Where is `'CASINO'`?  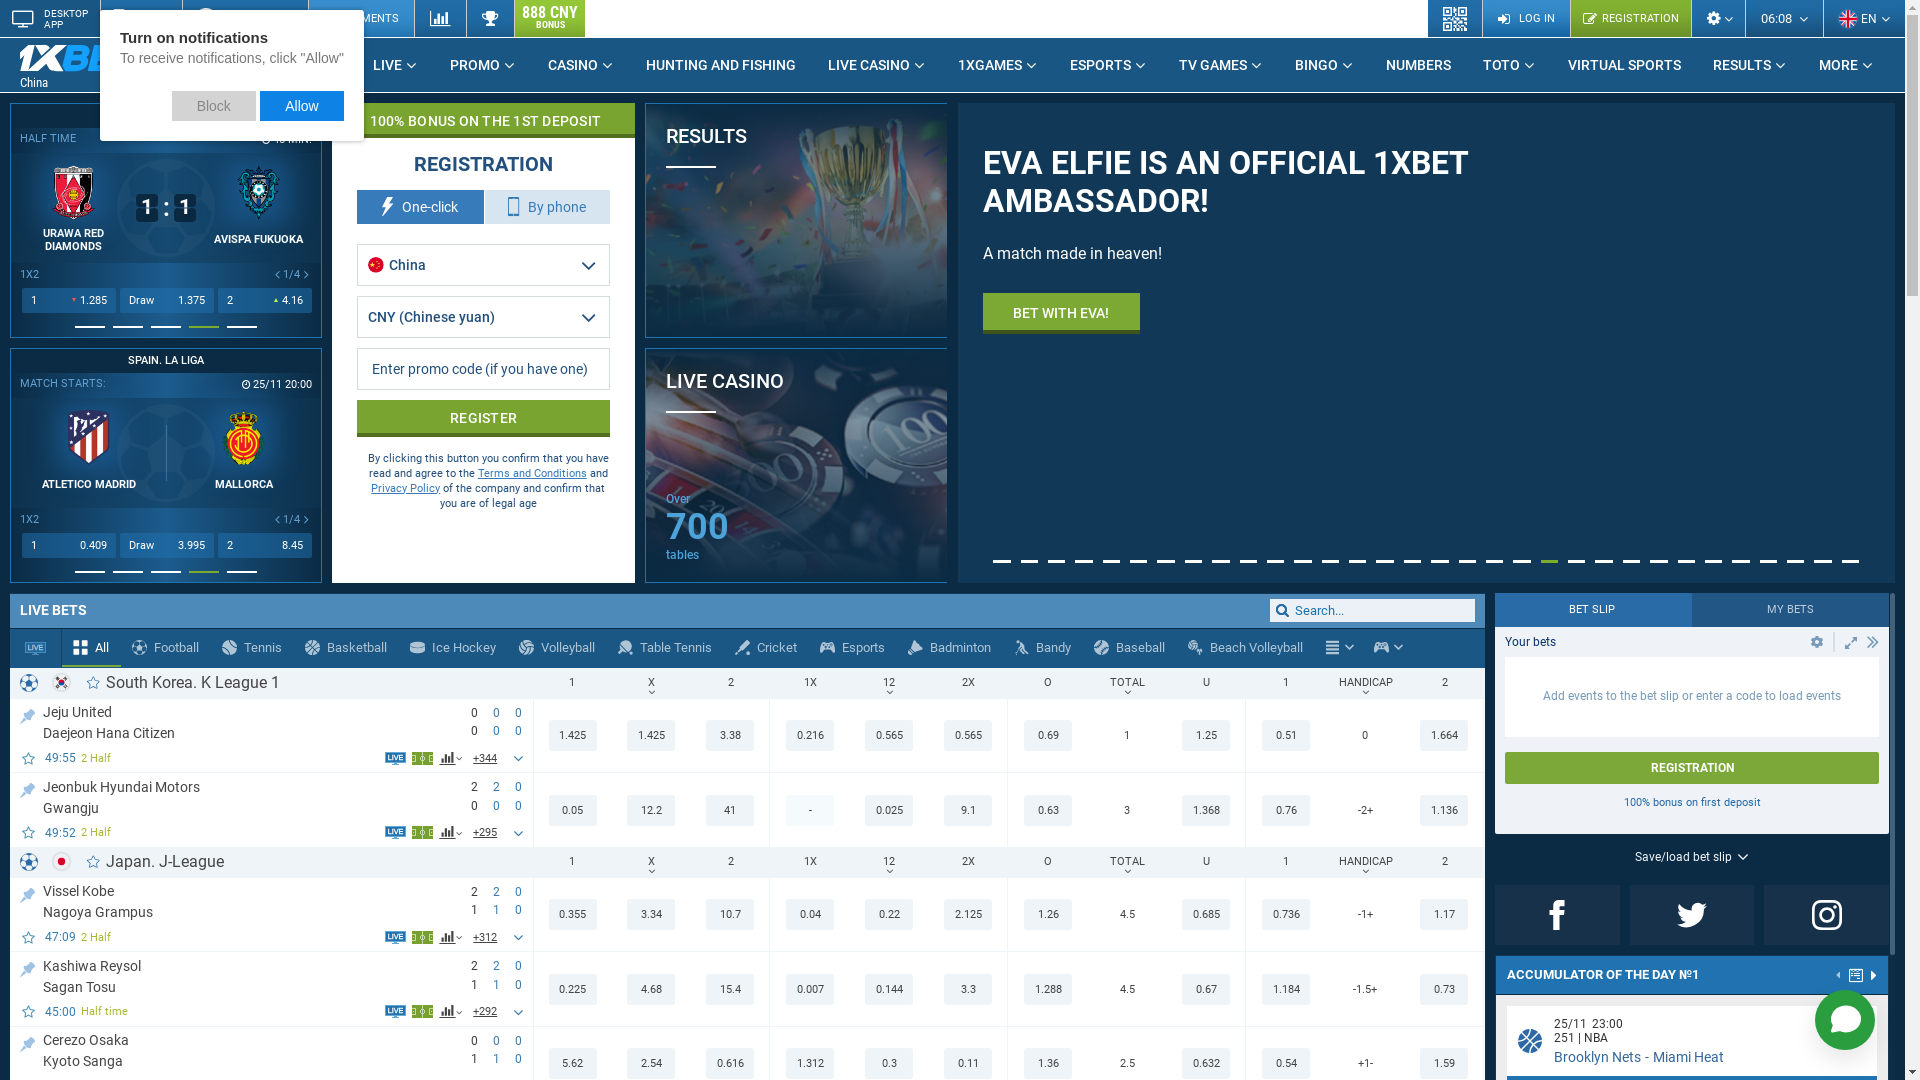
'CASINO' is located at coordinates (579, 64).